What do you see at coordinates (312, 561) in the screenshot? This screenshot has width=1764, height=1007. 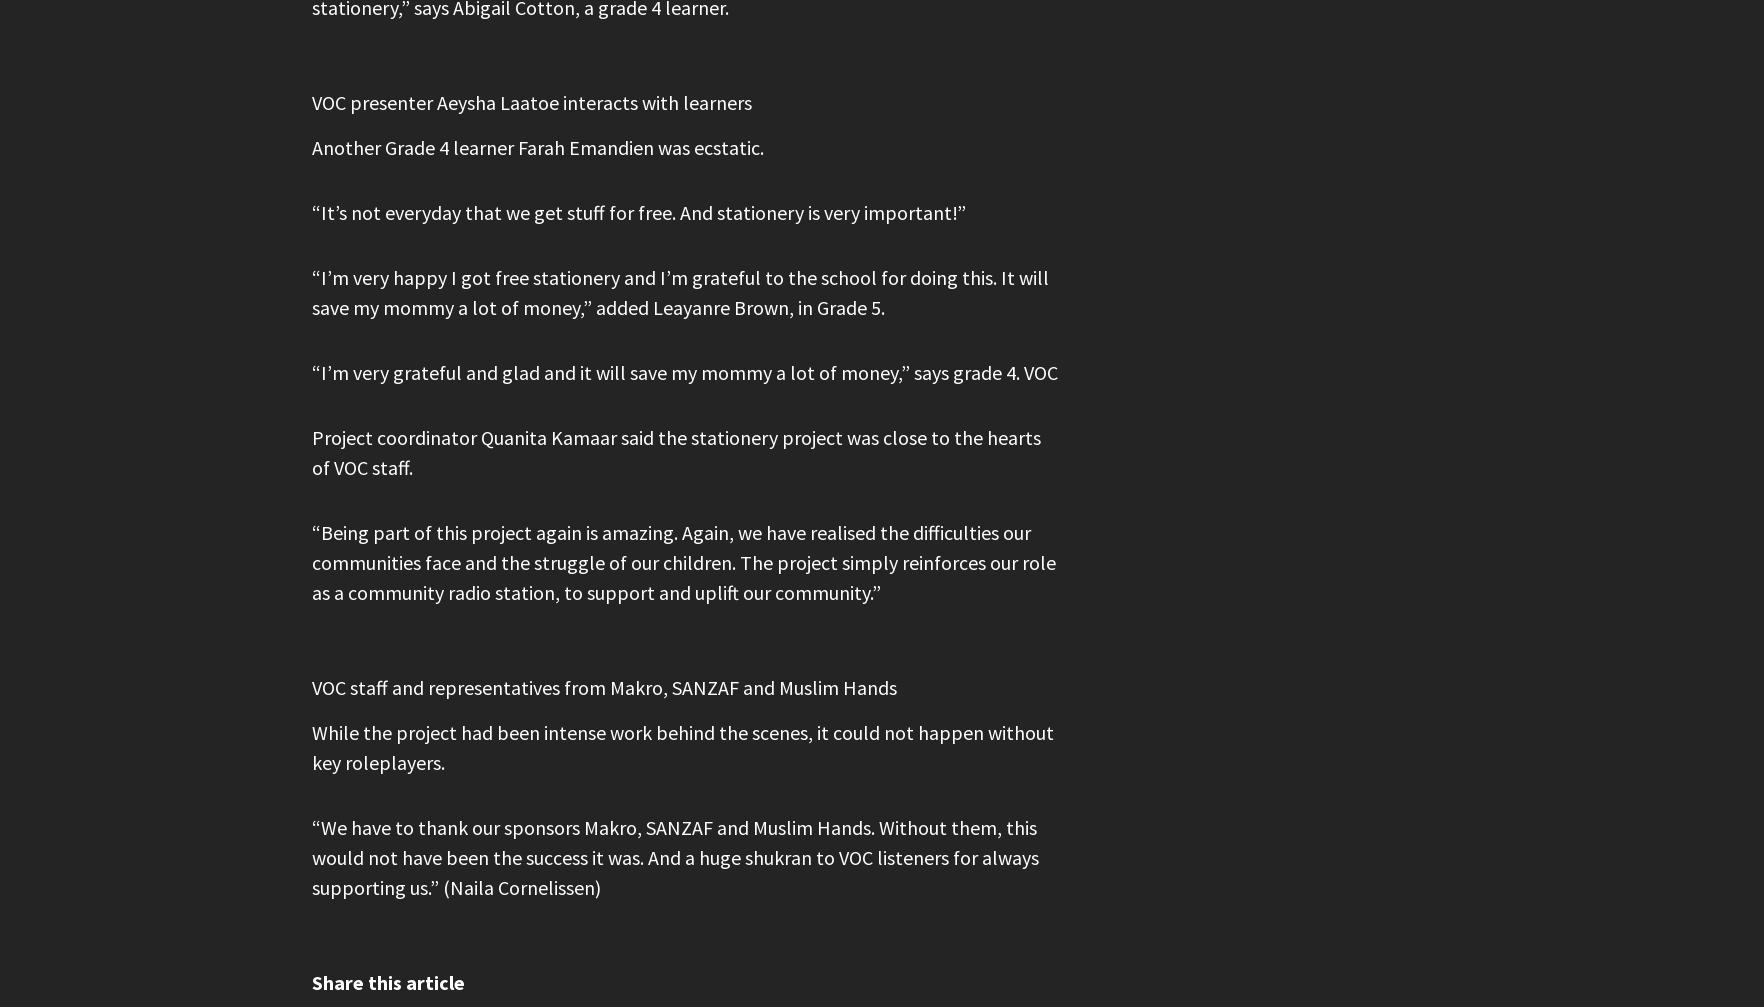 I see `'“Being part of this project again is amazing. Again, we have realised the difficulties our communities face and the struggle of our children. The project simply reinforces our role as a community radio station, to support and uplift our community.”'` at bounding box center [312, 561].